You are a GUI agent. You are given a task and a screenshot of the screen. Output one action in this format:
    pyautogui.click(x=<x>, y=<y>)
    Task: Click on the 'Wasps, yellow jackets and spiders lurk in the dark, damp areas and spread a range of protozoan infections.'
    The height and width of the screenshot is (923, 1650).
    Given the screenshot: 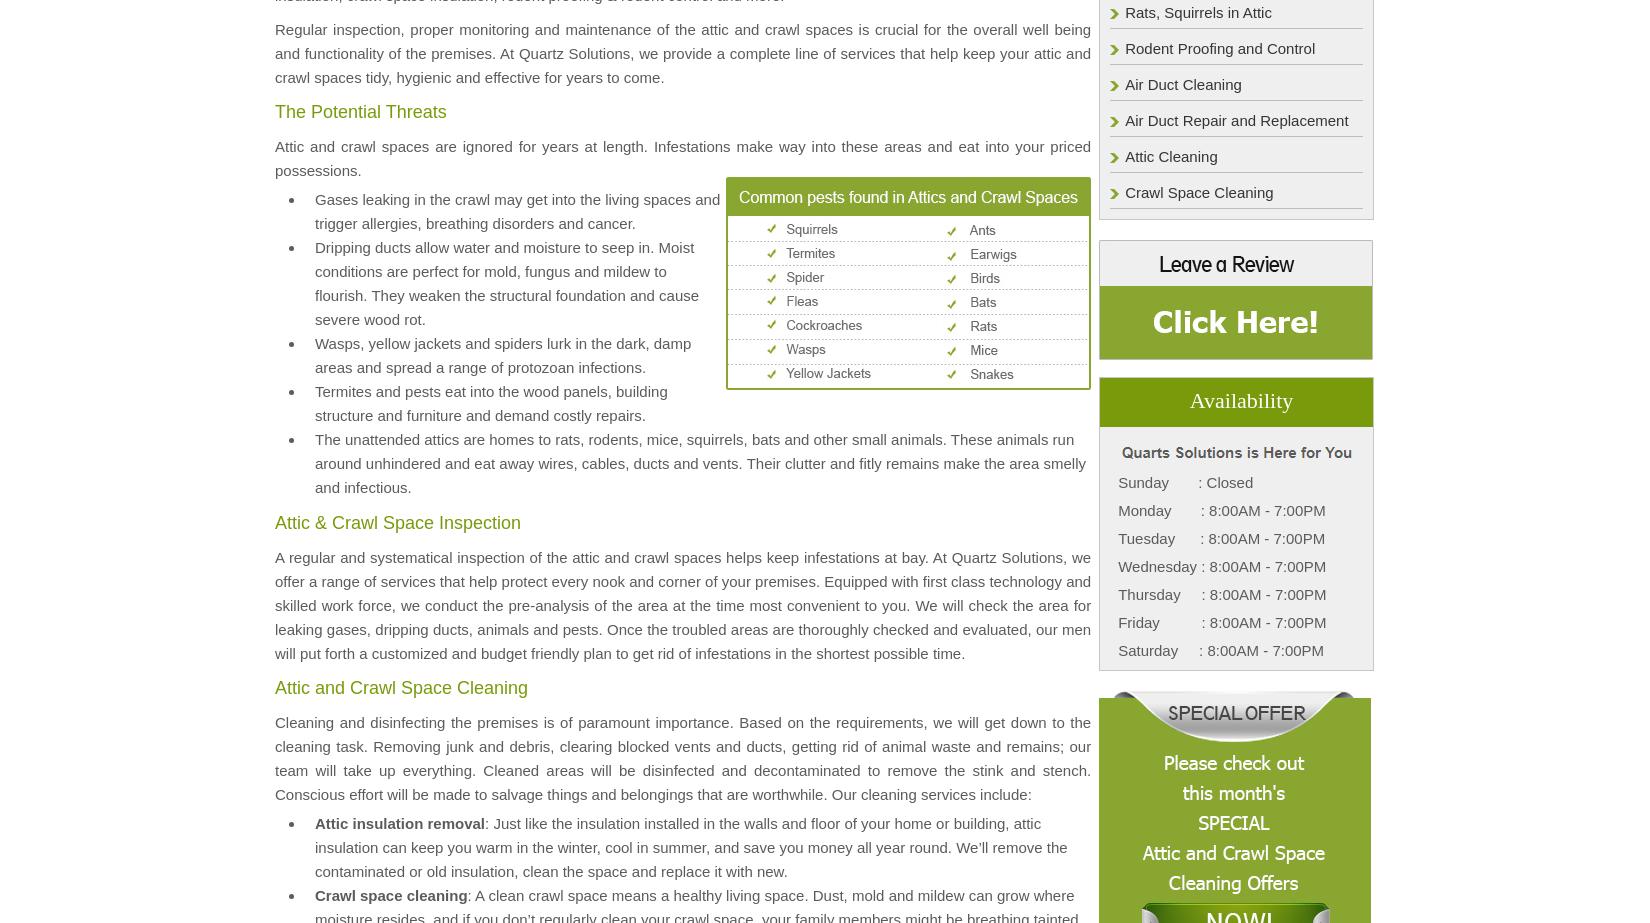 What is the action you would take?
    pyautogui.click(x=501, y=354)
    